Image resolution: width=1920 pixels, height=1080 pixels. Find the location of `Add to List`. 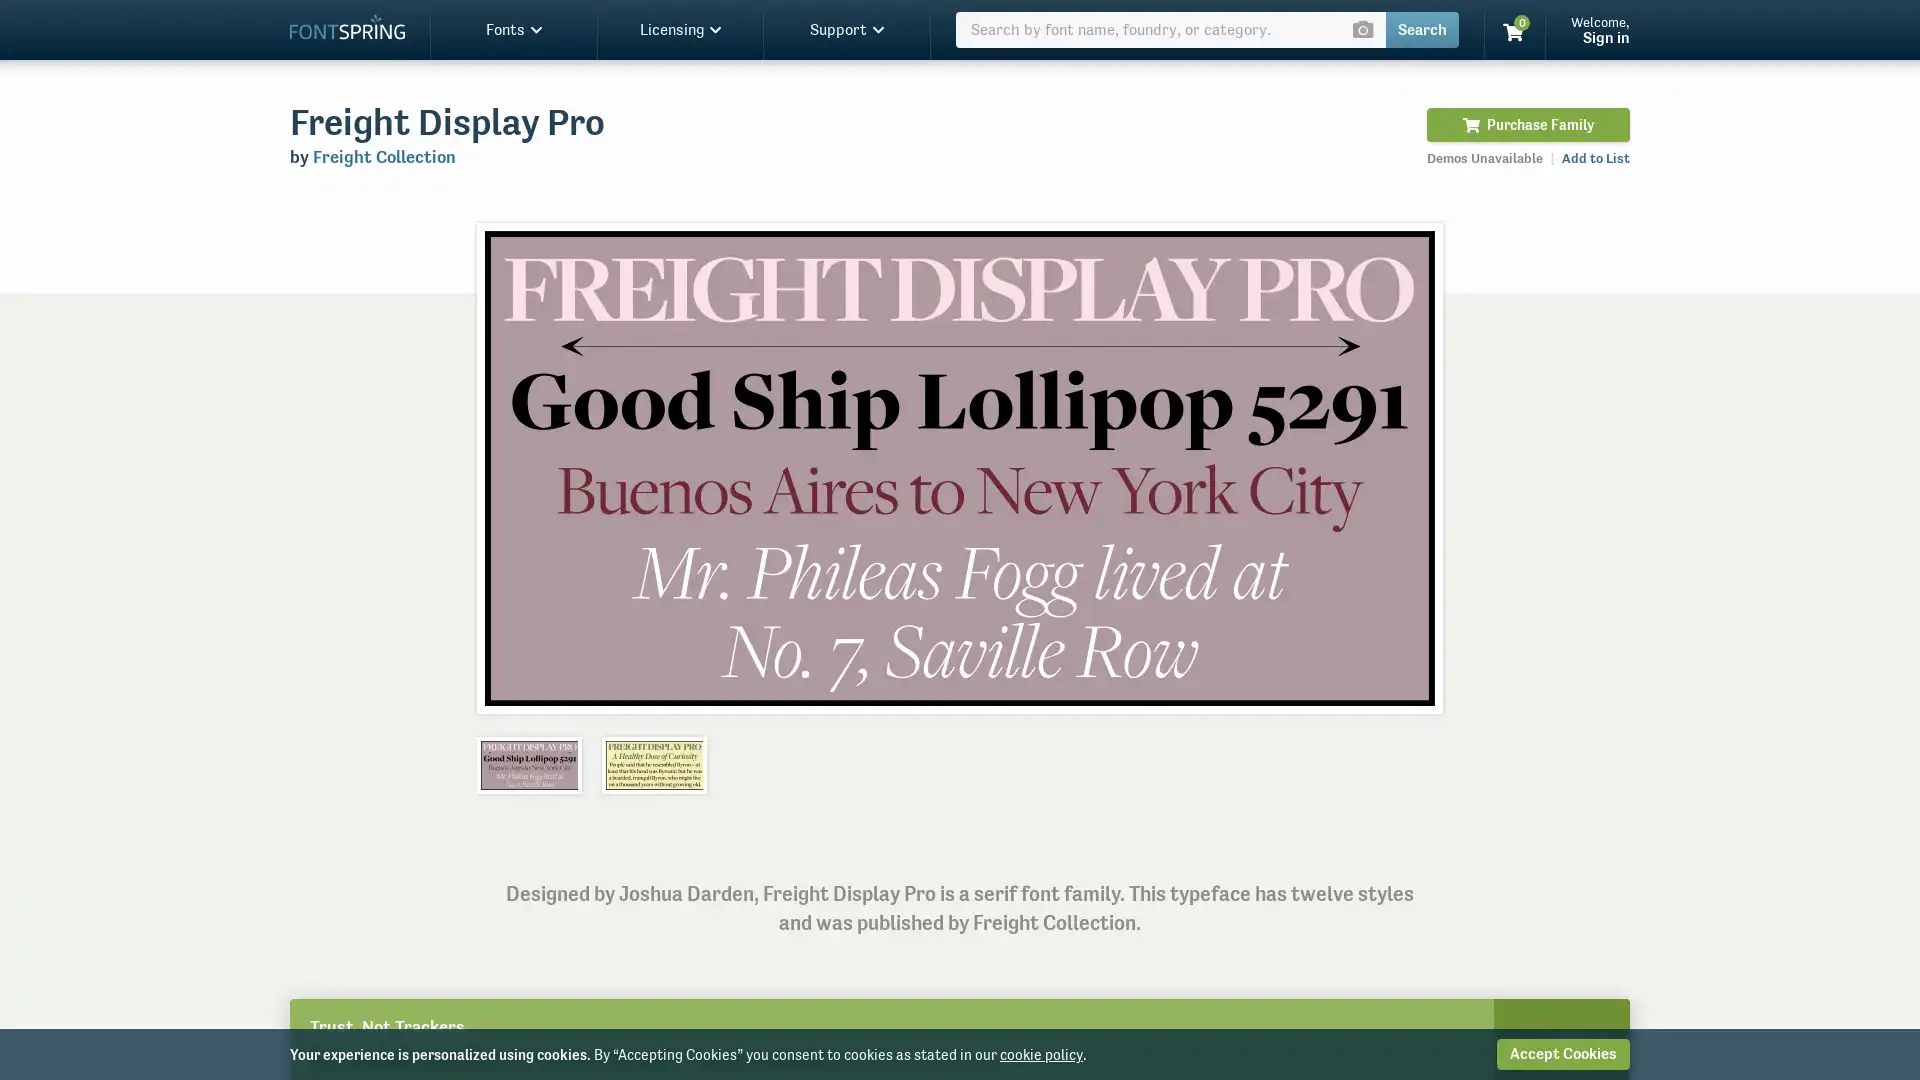

Add to List is located at coordinates (1595, 157).